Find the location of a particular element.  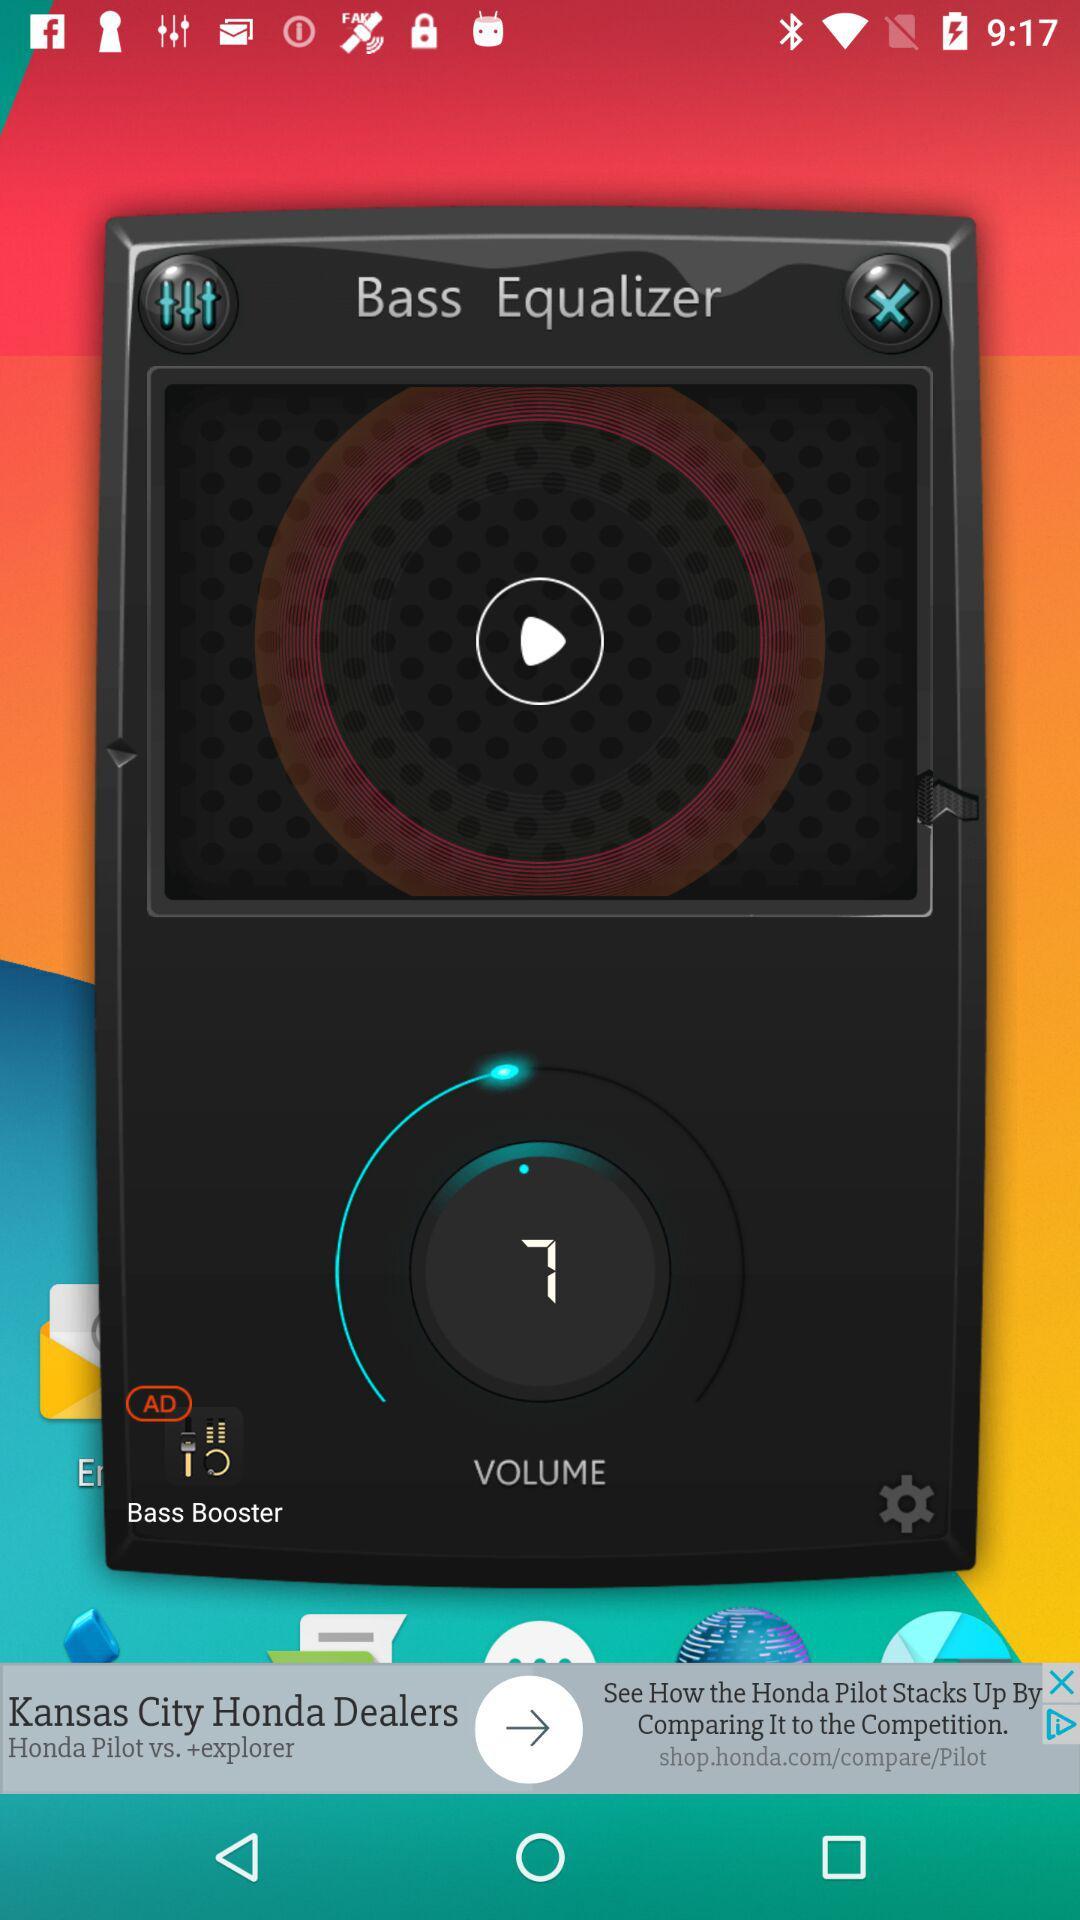

equalize audio is located at coordinates (188, 302).